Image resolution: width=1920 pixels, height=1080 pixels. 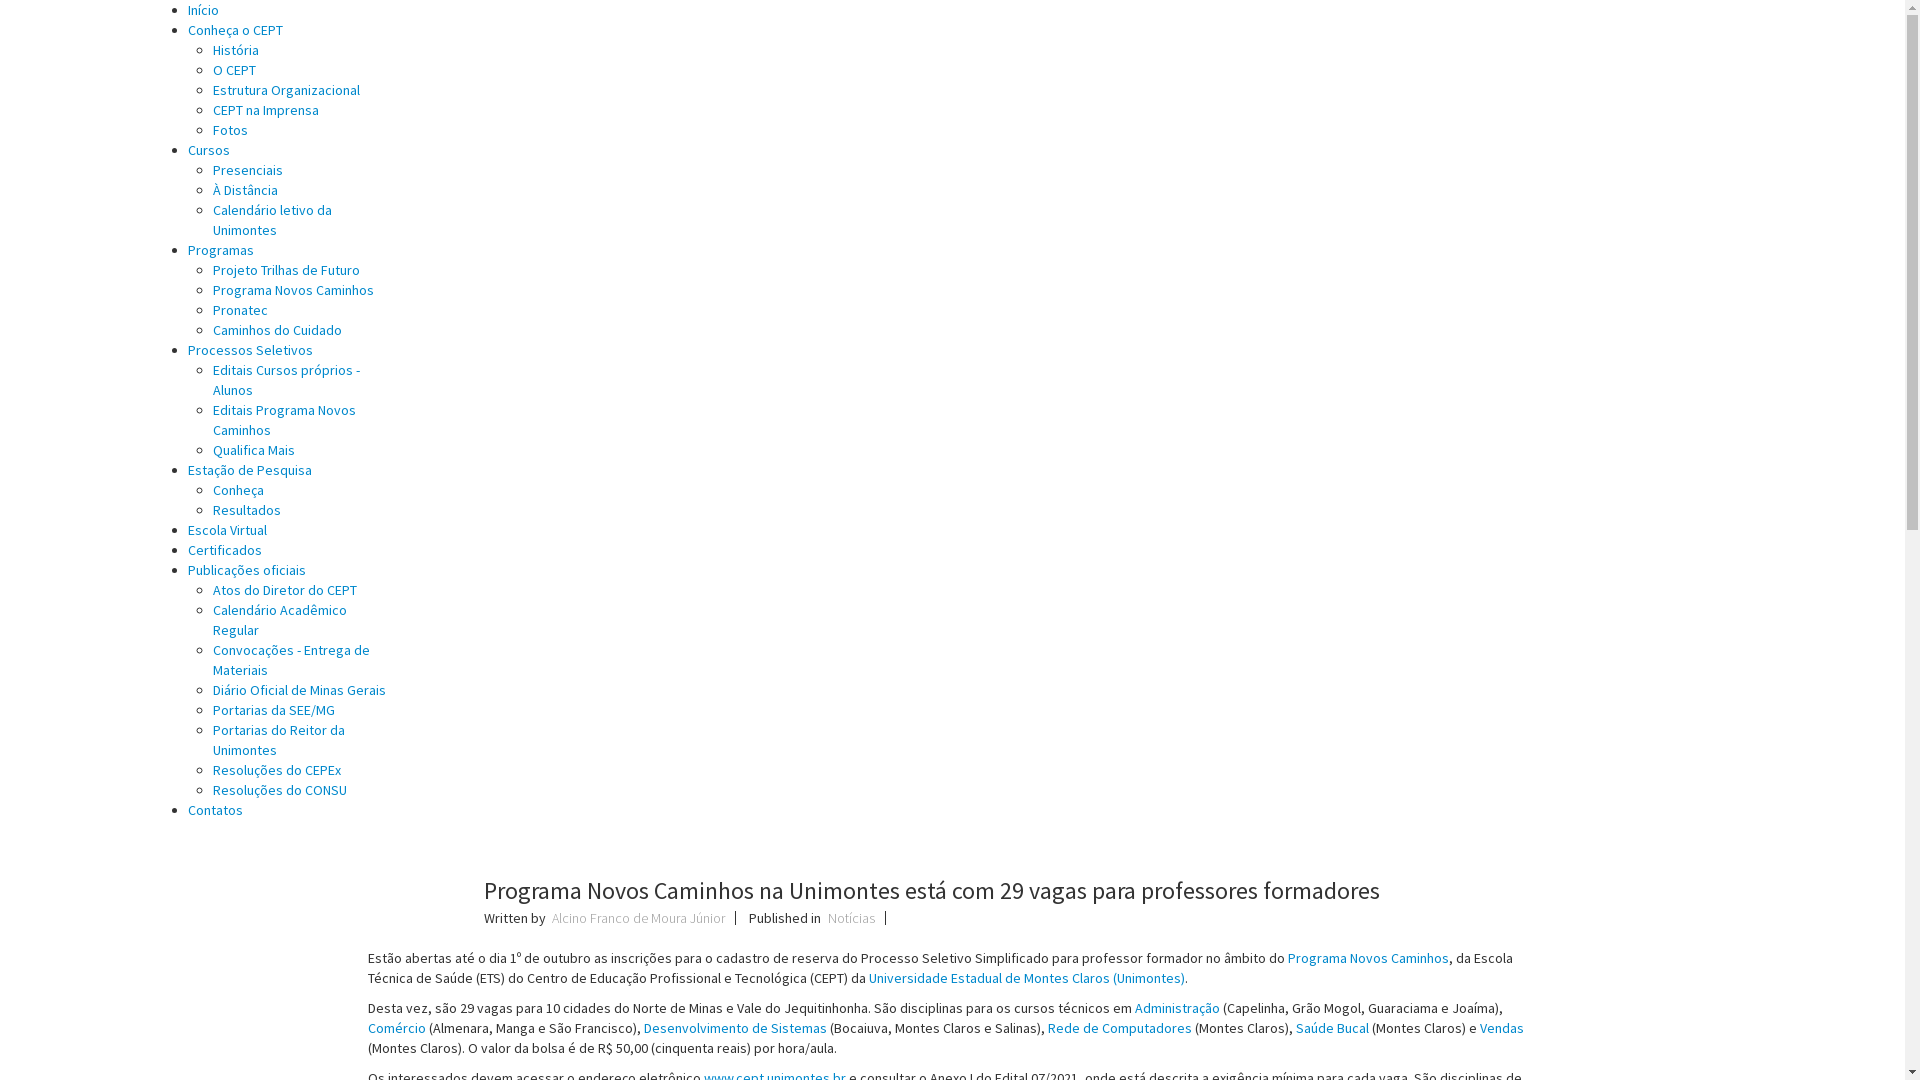 What do you see at coordinates (240, 309) in the screenshot?
I see `'Pronatec'` at bounding box center [240, 309].